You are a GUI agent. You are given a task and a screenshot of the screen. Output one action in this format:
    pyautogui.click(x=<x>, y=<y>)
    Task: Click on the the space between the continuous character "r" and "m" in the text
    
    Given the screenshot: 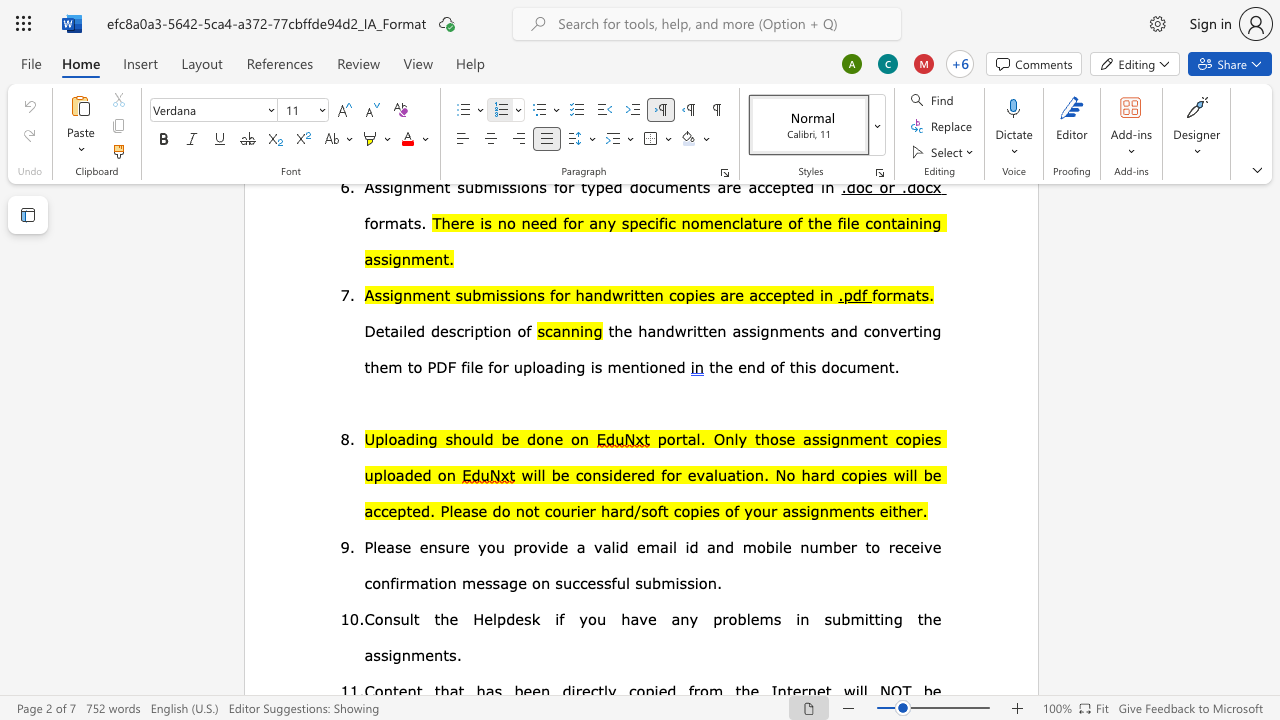 What is the action you would take?
    pyautogui.click(x=406, y=582)
    